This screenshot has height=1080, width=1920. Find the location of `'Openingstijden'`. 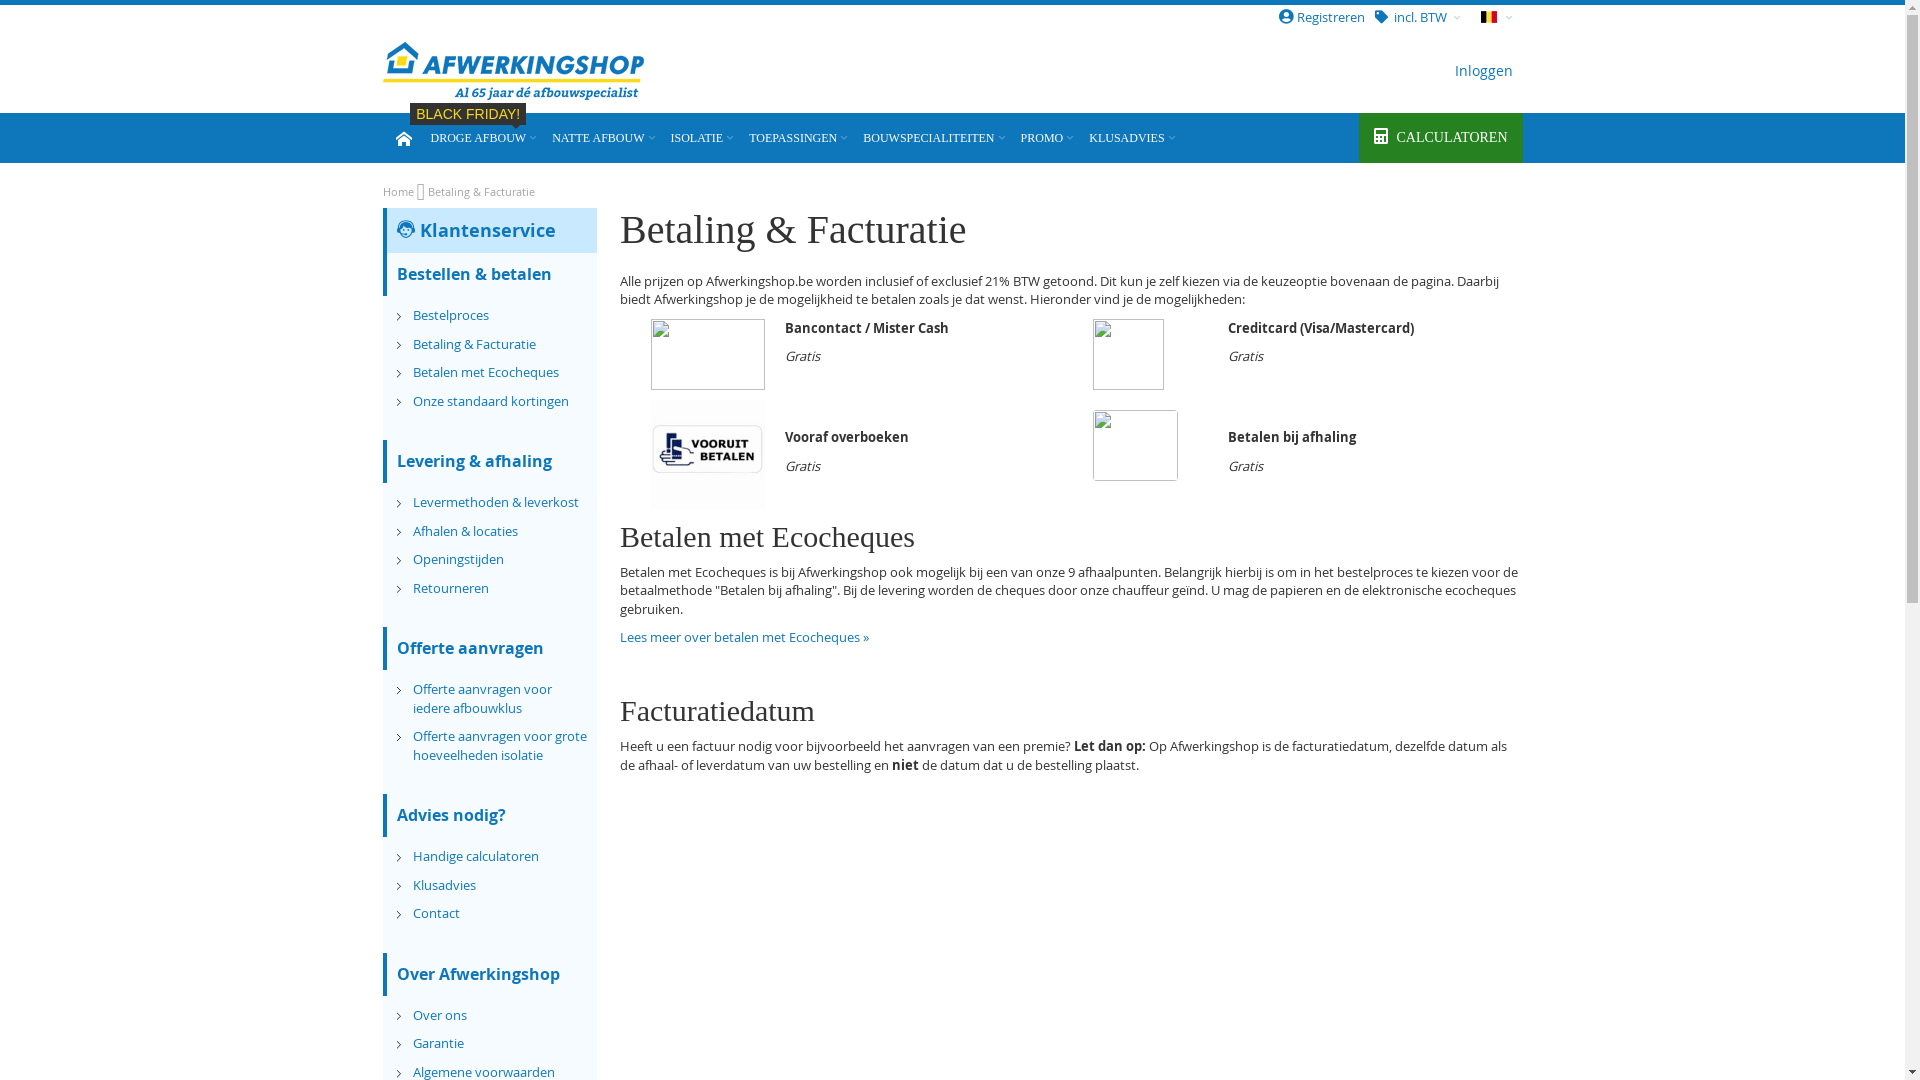

'Openingstijden' is located at coordinates (456, 559).